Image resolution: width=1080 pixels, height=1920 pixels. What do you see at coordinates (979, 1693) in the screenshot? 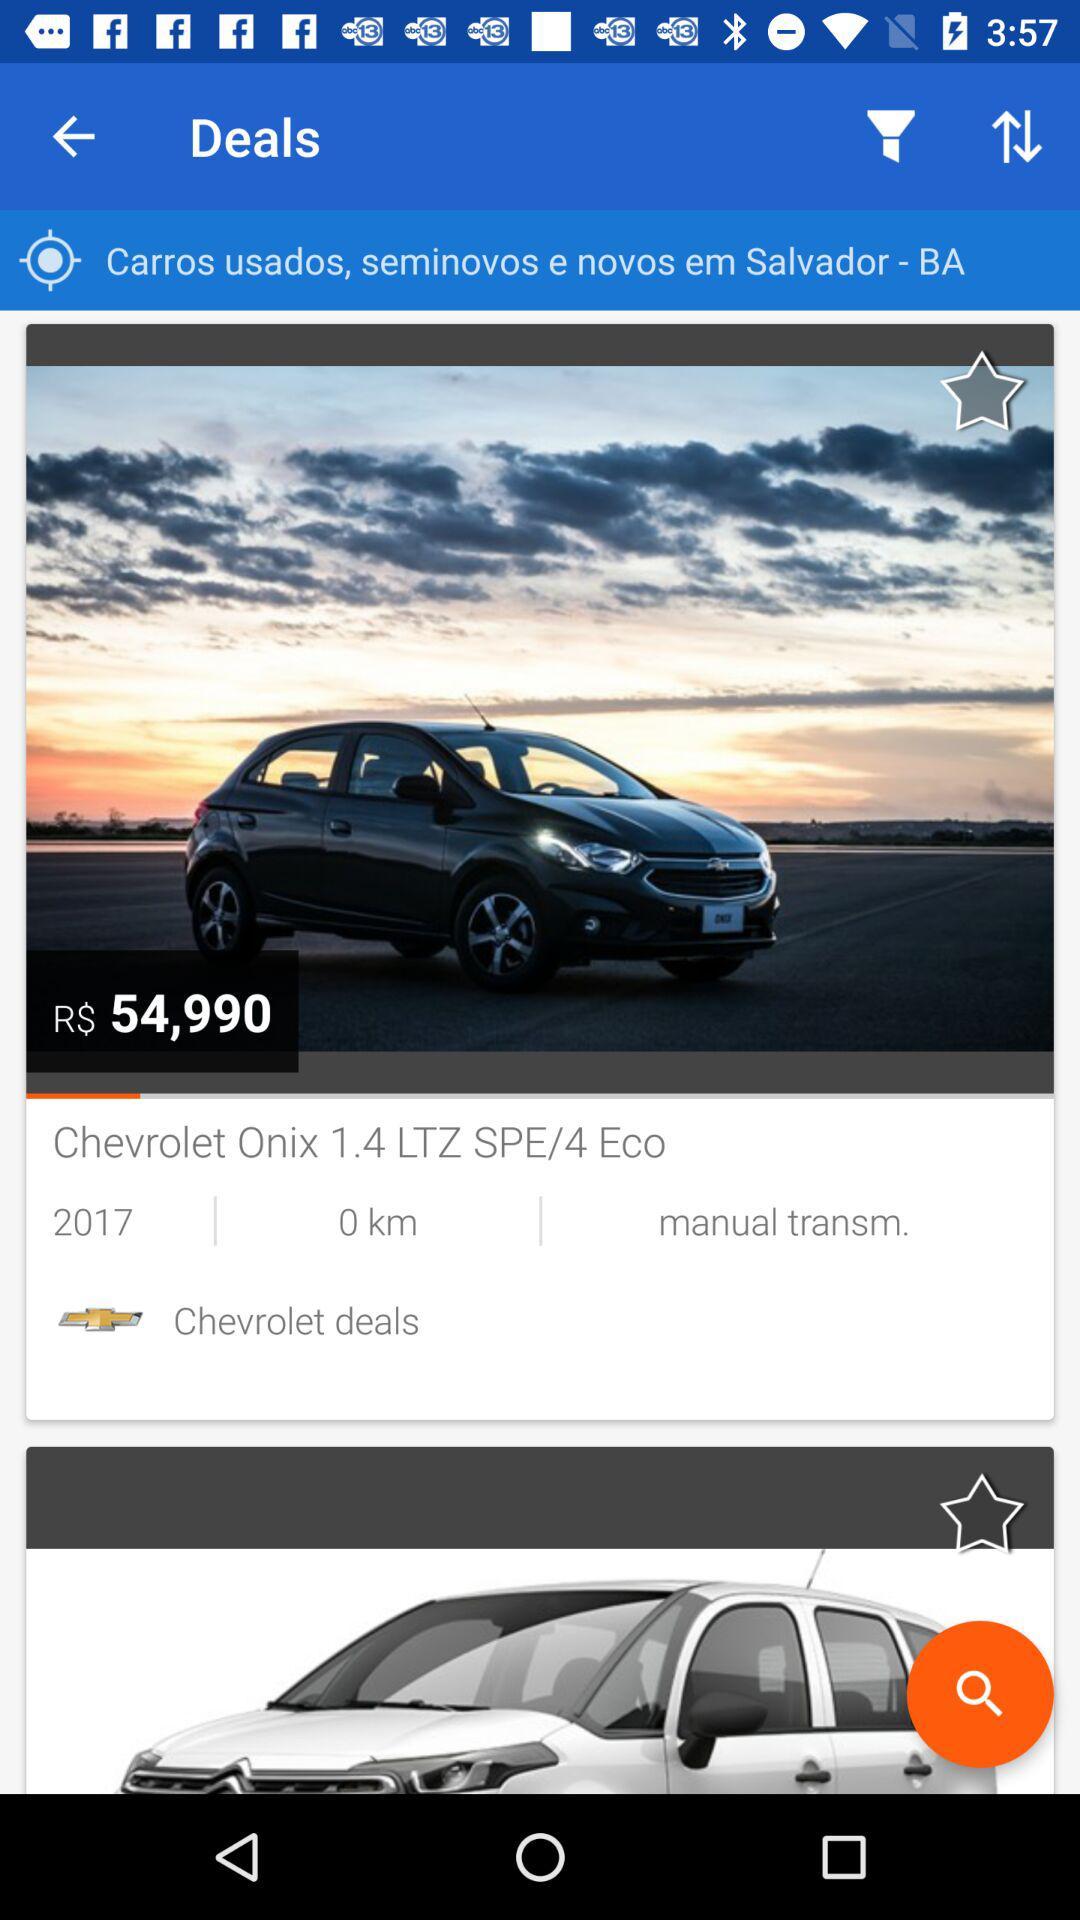
I see `zoom the picture` at bounding box center [979, 1693].